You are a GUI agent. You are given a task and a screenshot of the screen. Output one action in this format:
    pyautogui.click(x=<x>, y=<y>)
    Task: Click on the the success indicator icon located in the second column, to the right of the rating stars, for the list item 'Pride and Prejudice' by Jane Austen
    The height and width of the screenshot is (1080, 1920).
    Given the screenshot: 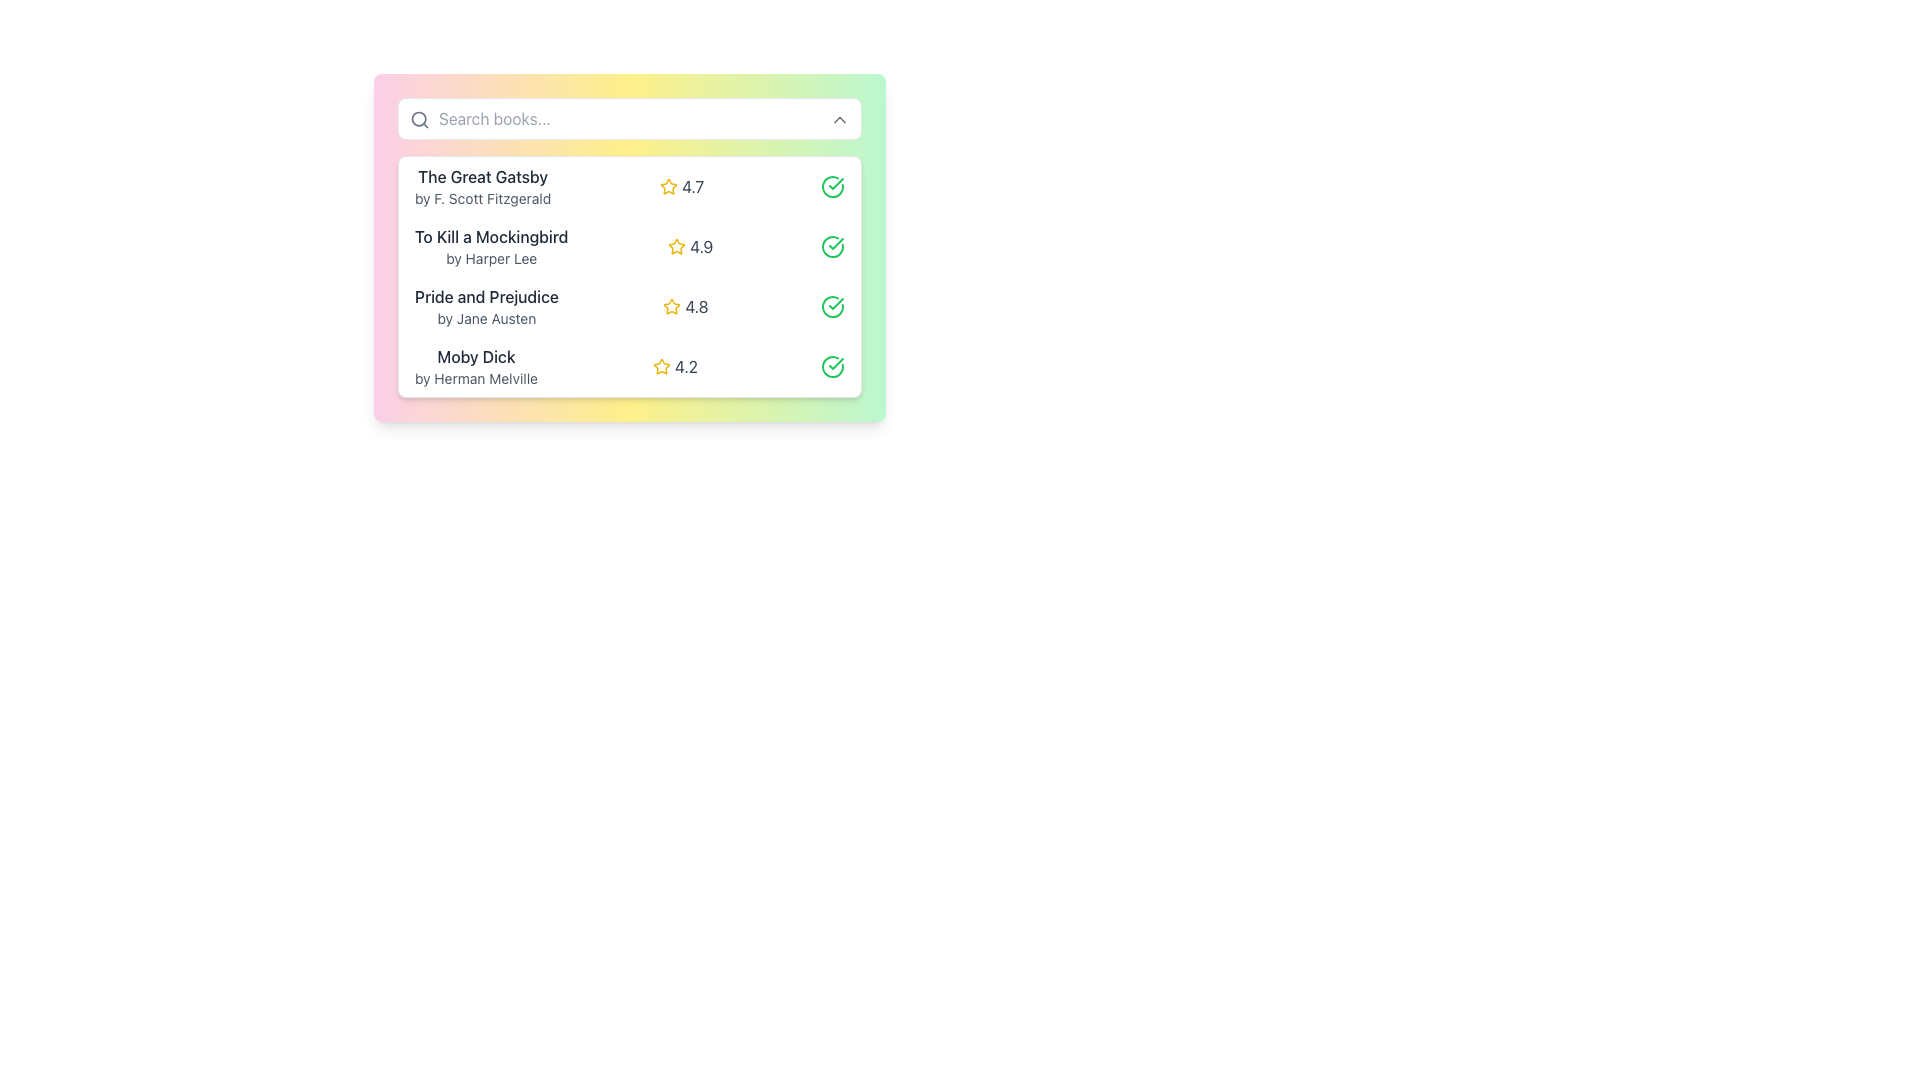 What is the action you would take?
    pyautogui.click(x=836, y=184)
    